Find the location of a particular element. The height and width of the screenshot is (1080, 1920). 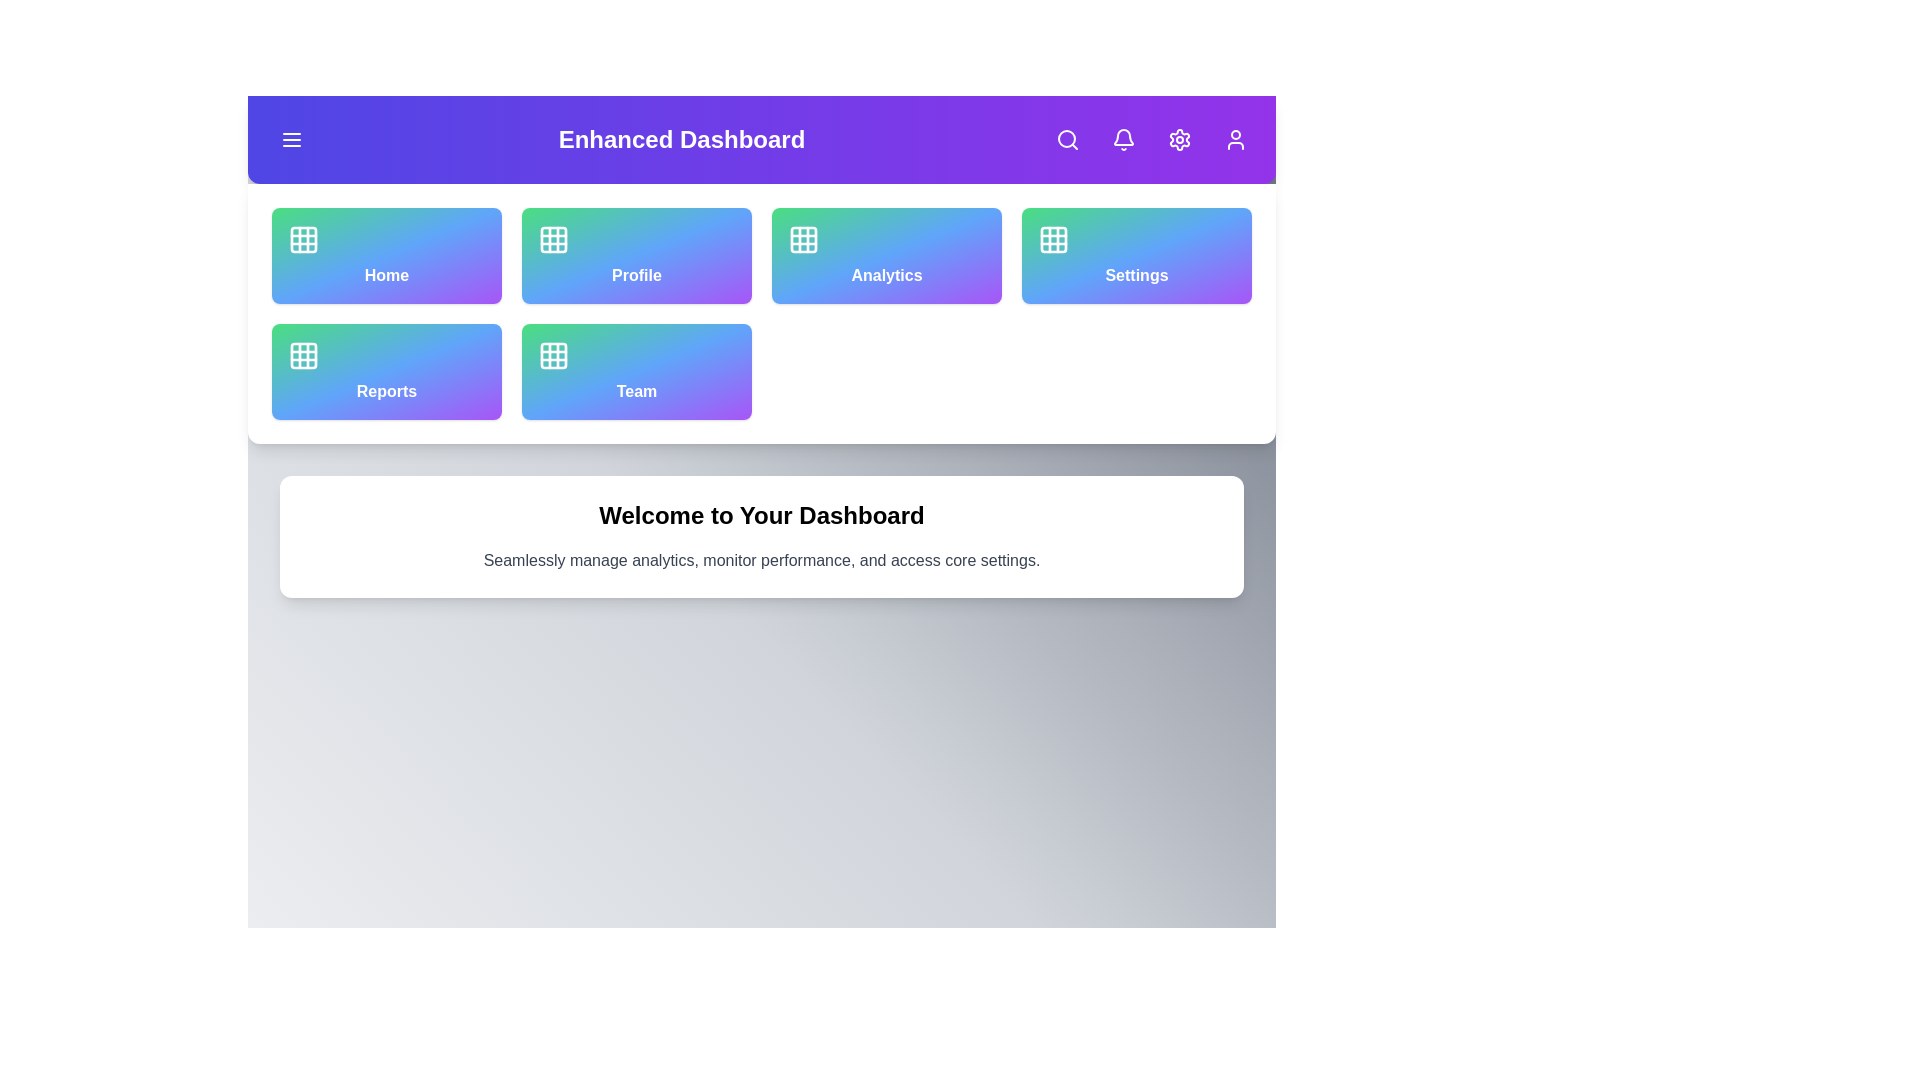

the navigation option Reports by clicking its corresponding button is located at coordinates (387, 371).